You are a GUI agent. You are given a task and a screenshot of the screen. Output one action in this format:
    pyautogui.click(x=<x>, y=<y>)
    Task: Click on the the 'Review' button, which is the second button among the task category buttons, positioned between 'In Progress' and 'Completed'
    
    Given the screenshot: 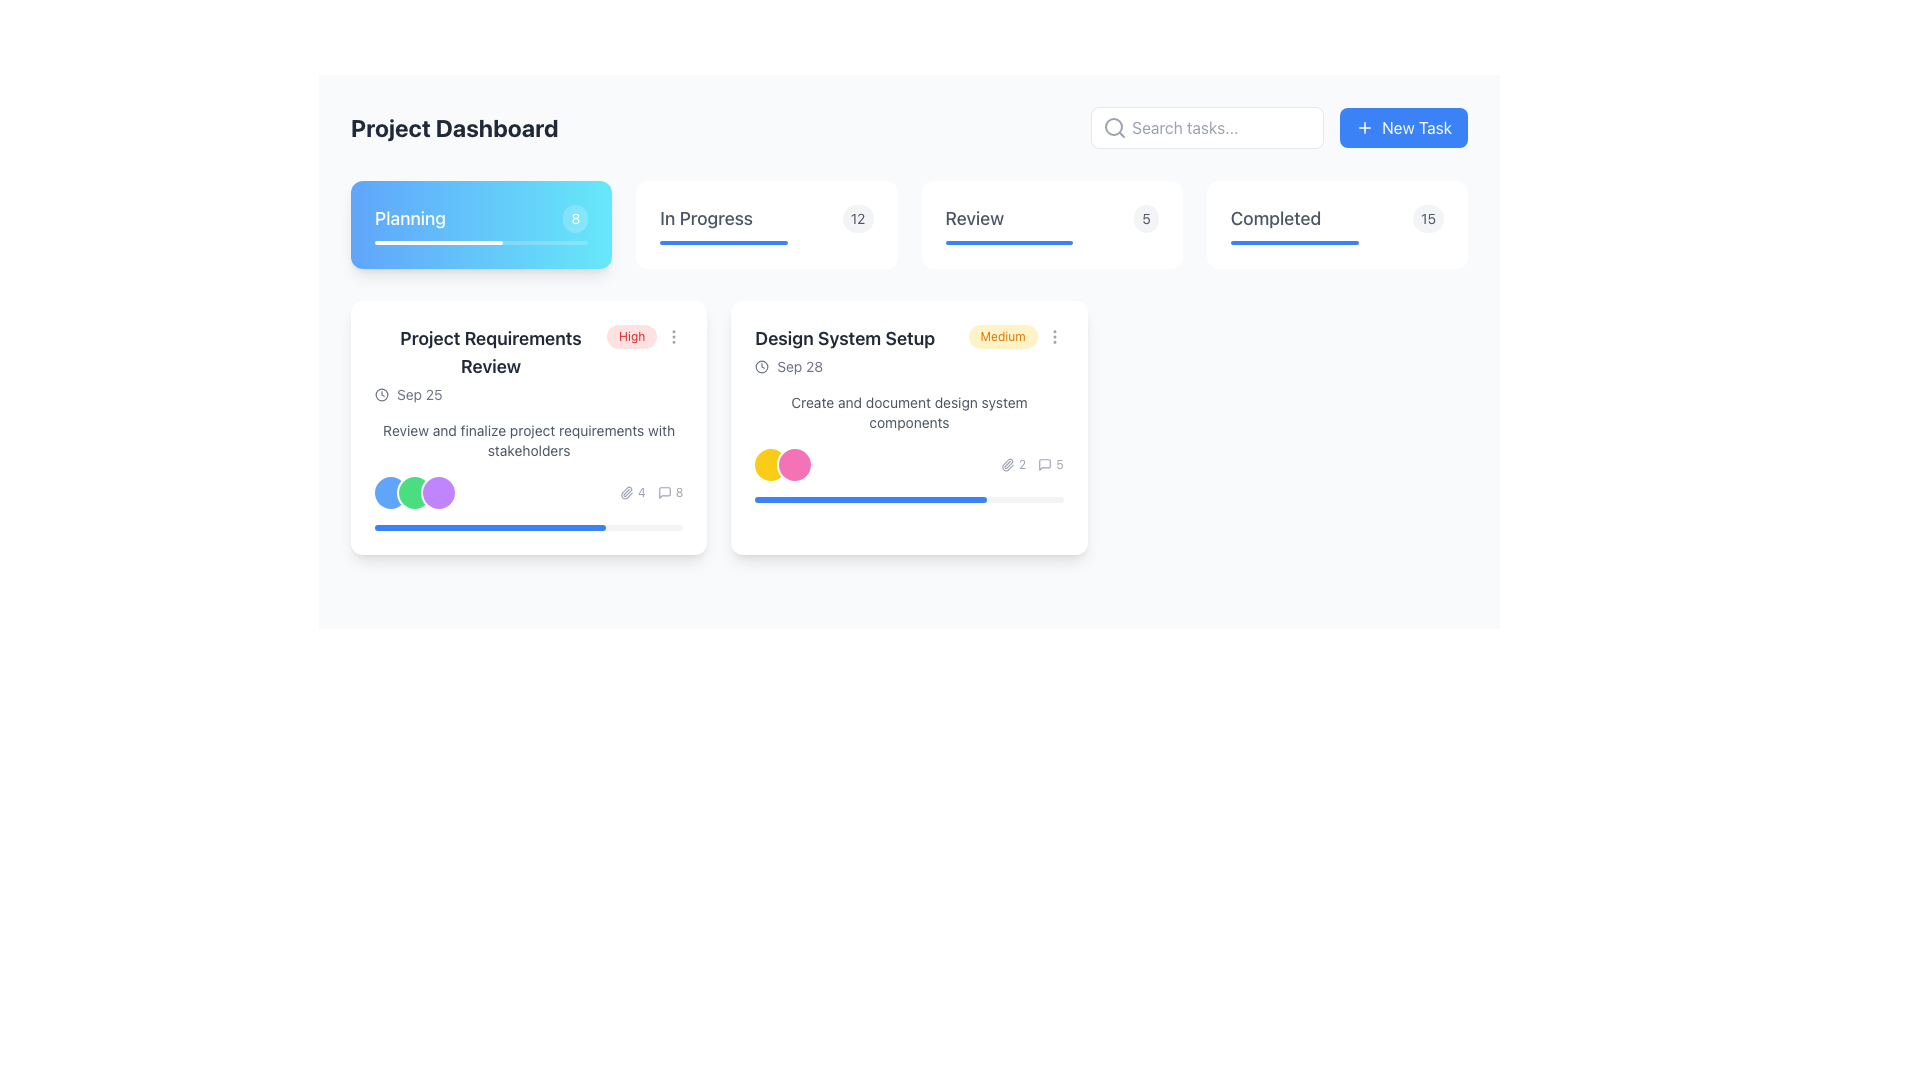 What is the action you would take?
    pyautogui.click(x=1051, y=219)
    